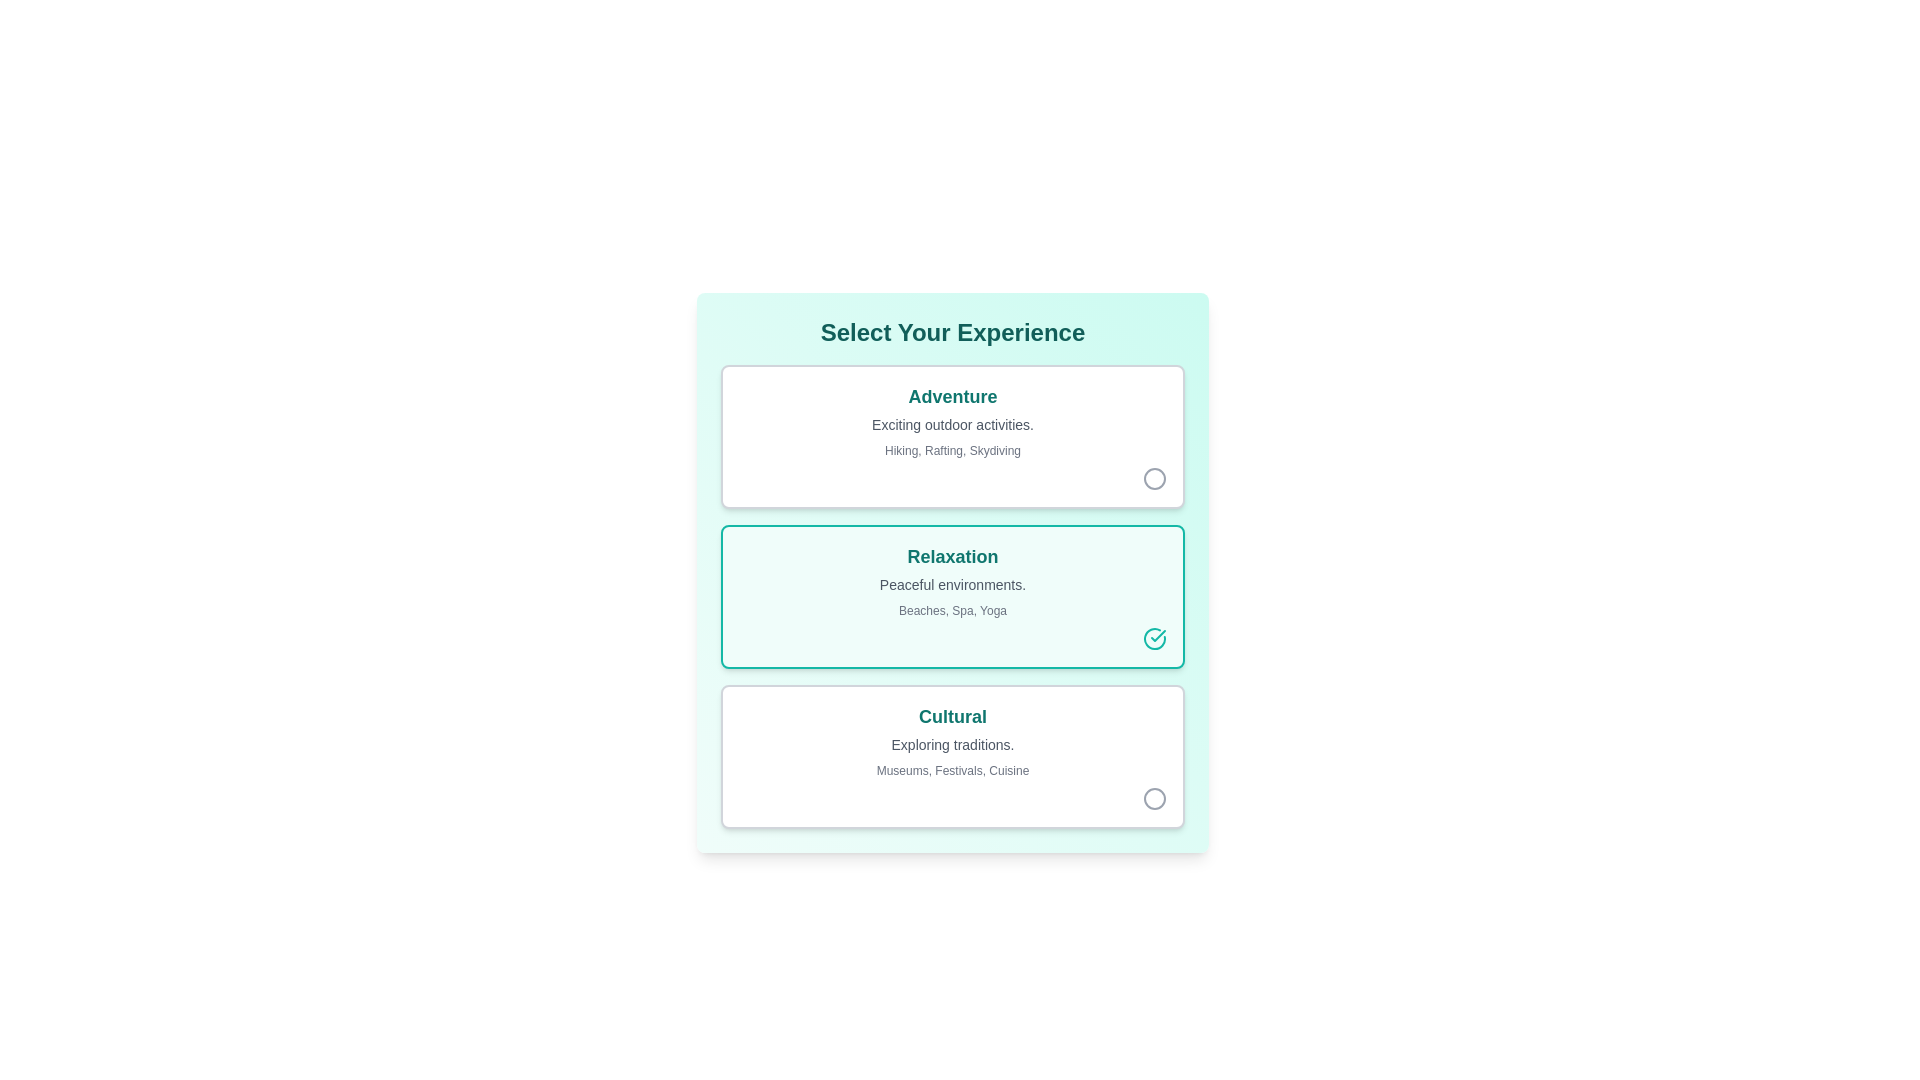  What do you see at coordinates (1155, 797) in the screenshot?
I see `the selected radio button in the 'Cultural' option card, which is a circle with a filled center indicating its selected state` at bounding box center [1155, 797].